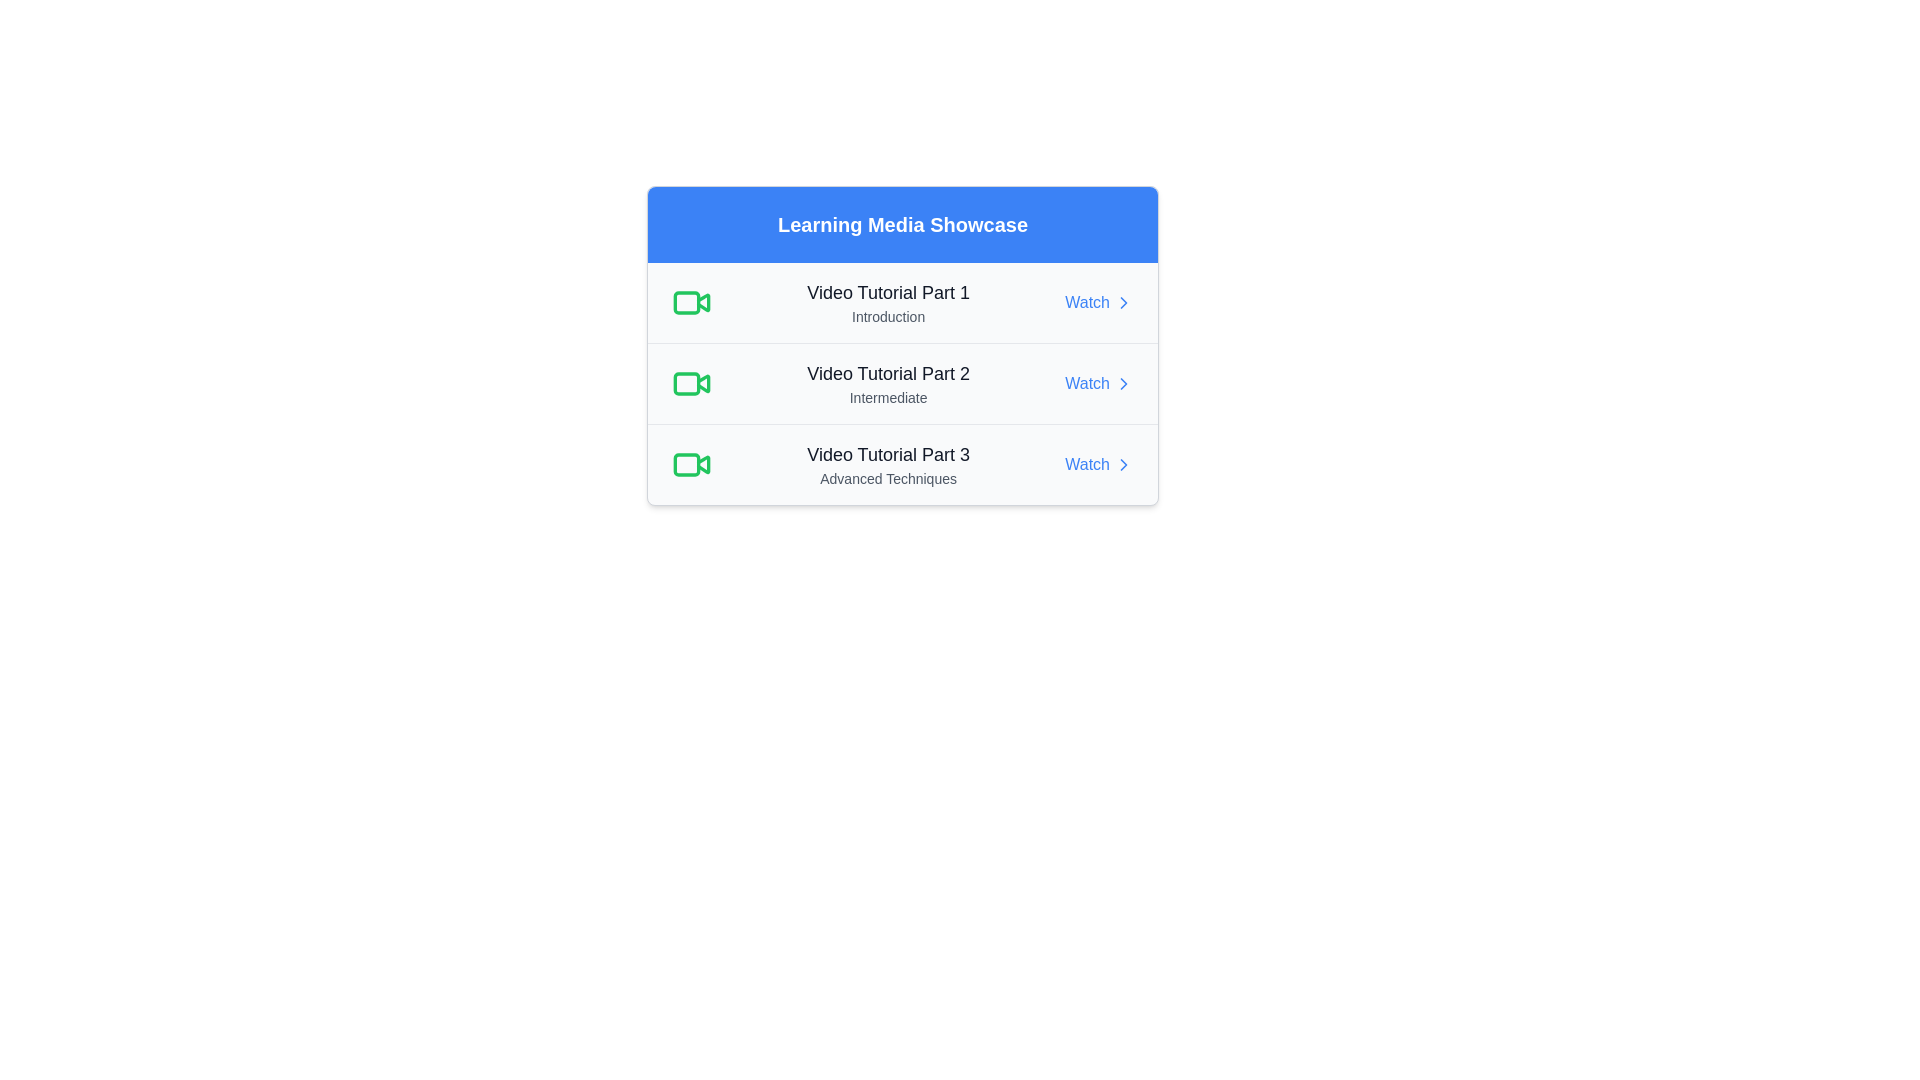 The image size is (1920, 1080). I want to click on the title and description text display for the first video tutorial, located to the right of the green video icon in the vertical list, so click(887, 303).